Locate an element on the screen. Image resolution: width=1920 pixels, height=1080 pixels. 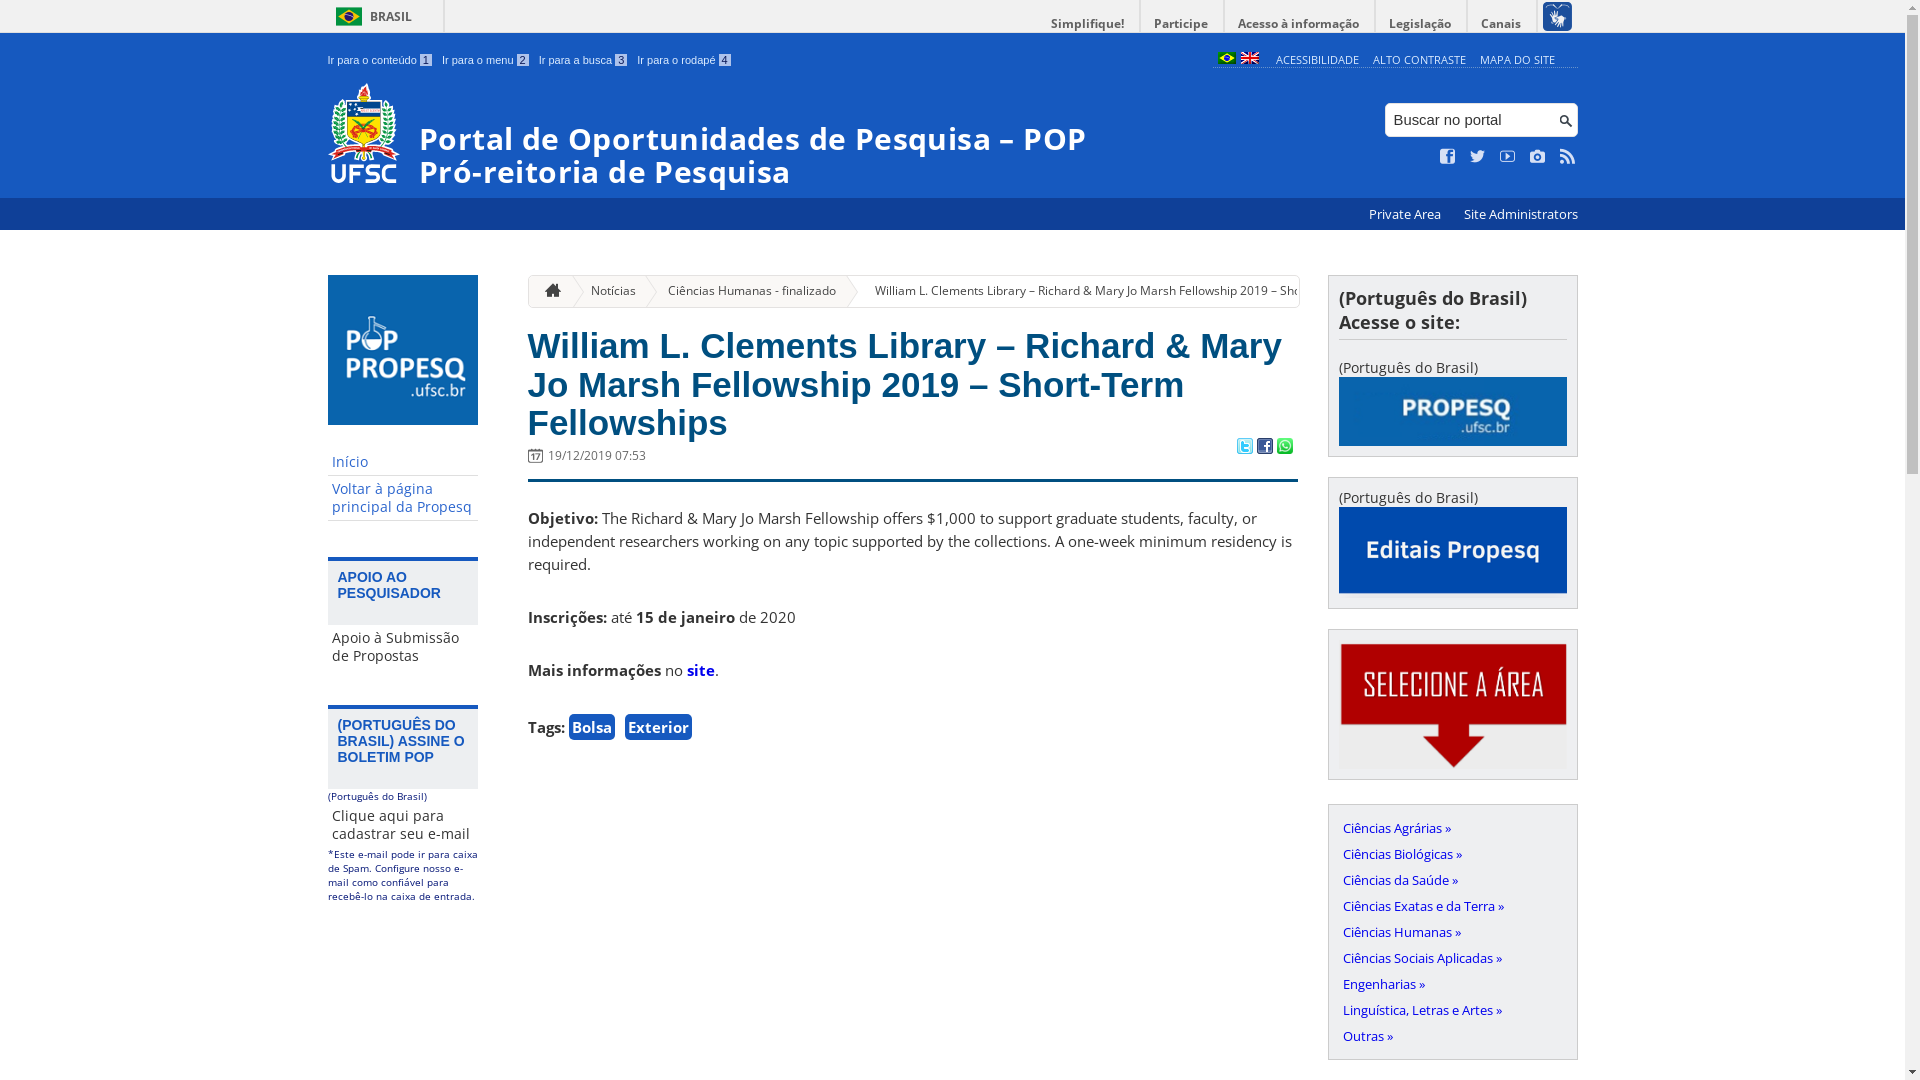
'Ir para a busca 3' is located at coordinates (582, 59).